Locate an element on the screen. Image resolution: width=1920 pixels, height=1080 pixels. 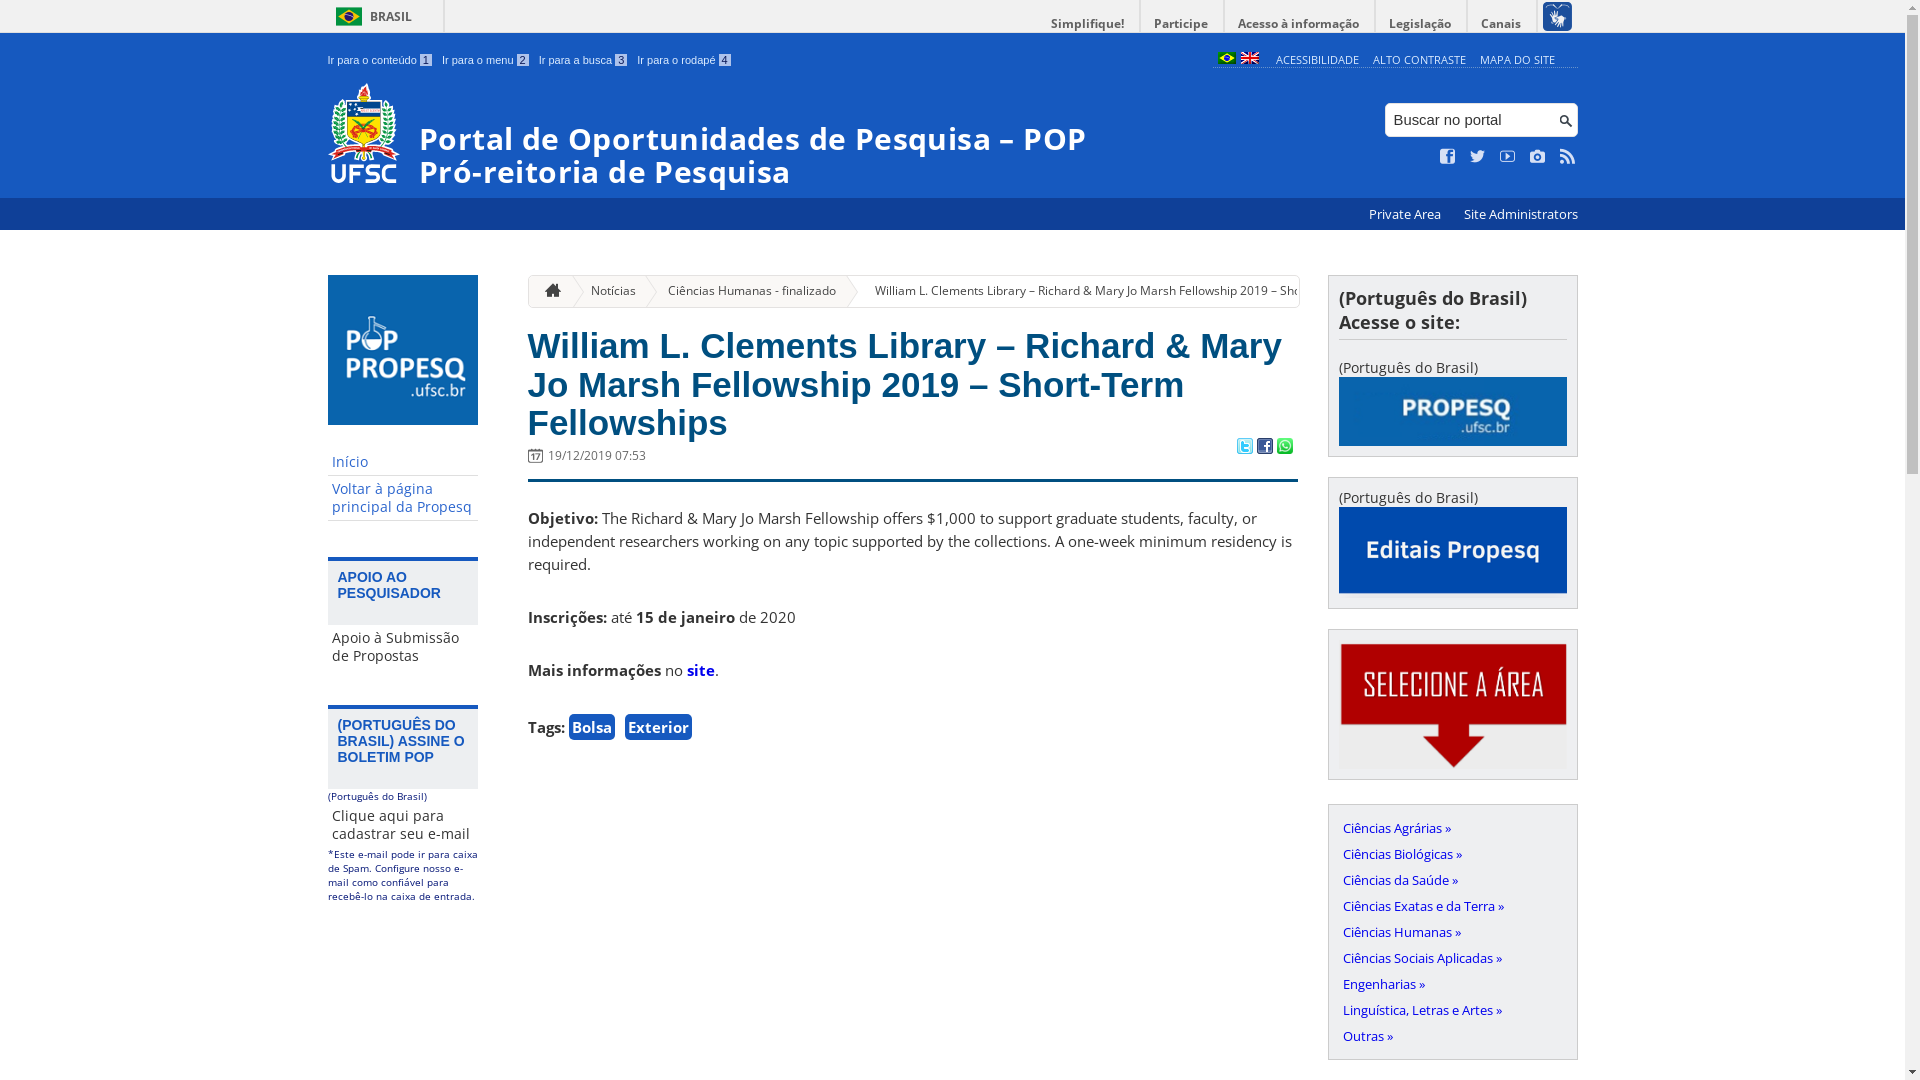
'Ir para a busca 3' is located at coordinates (582, 59).